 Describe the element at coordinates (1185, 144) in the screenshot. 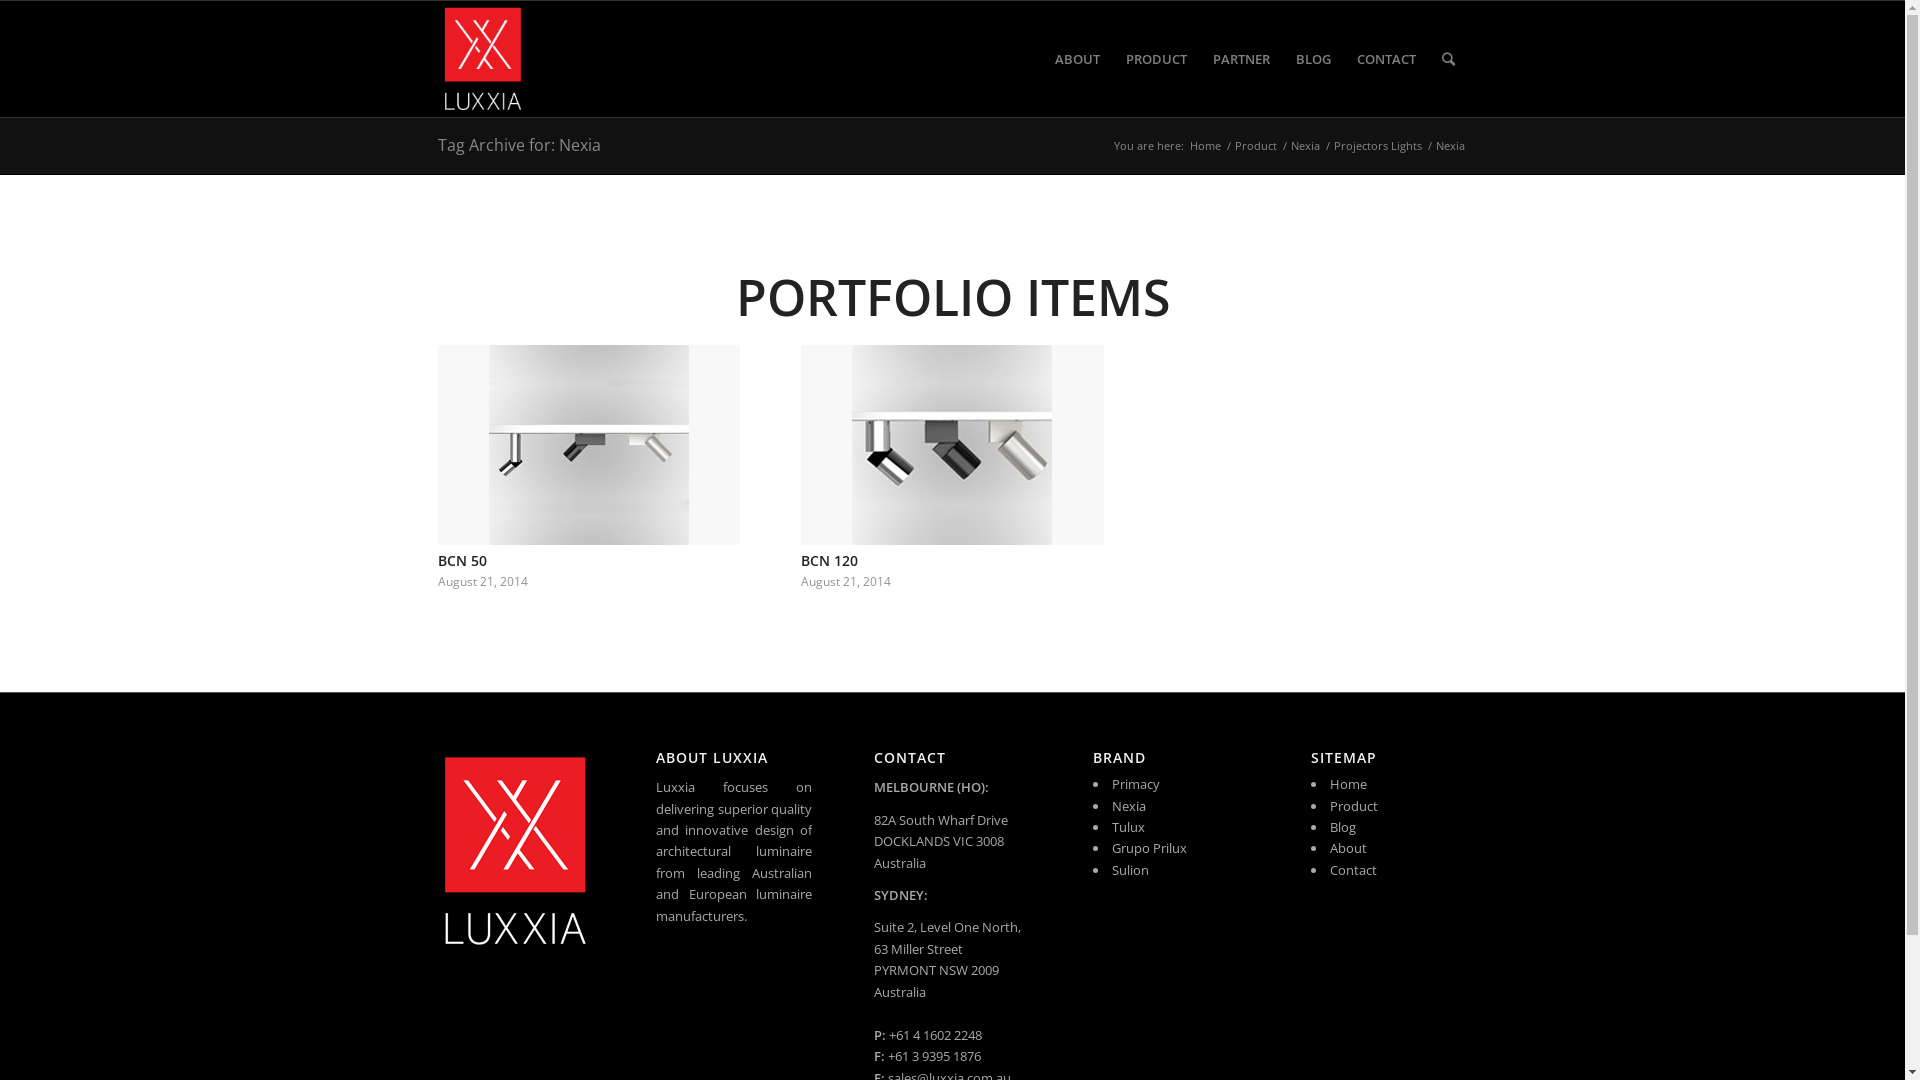

I see `'Home'` at that location.